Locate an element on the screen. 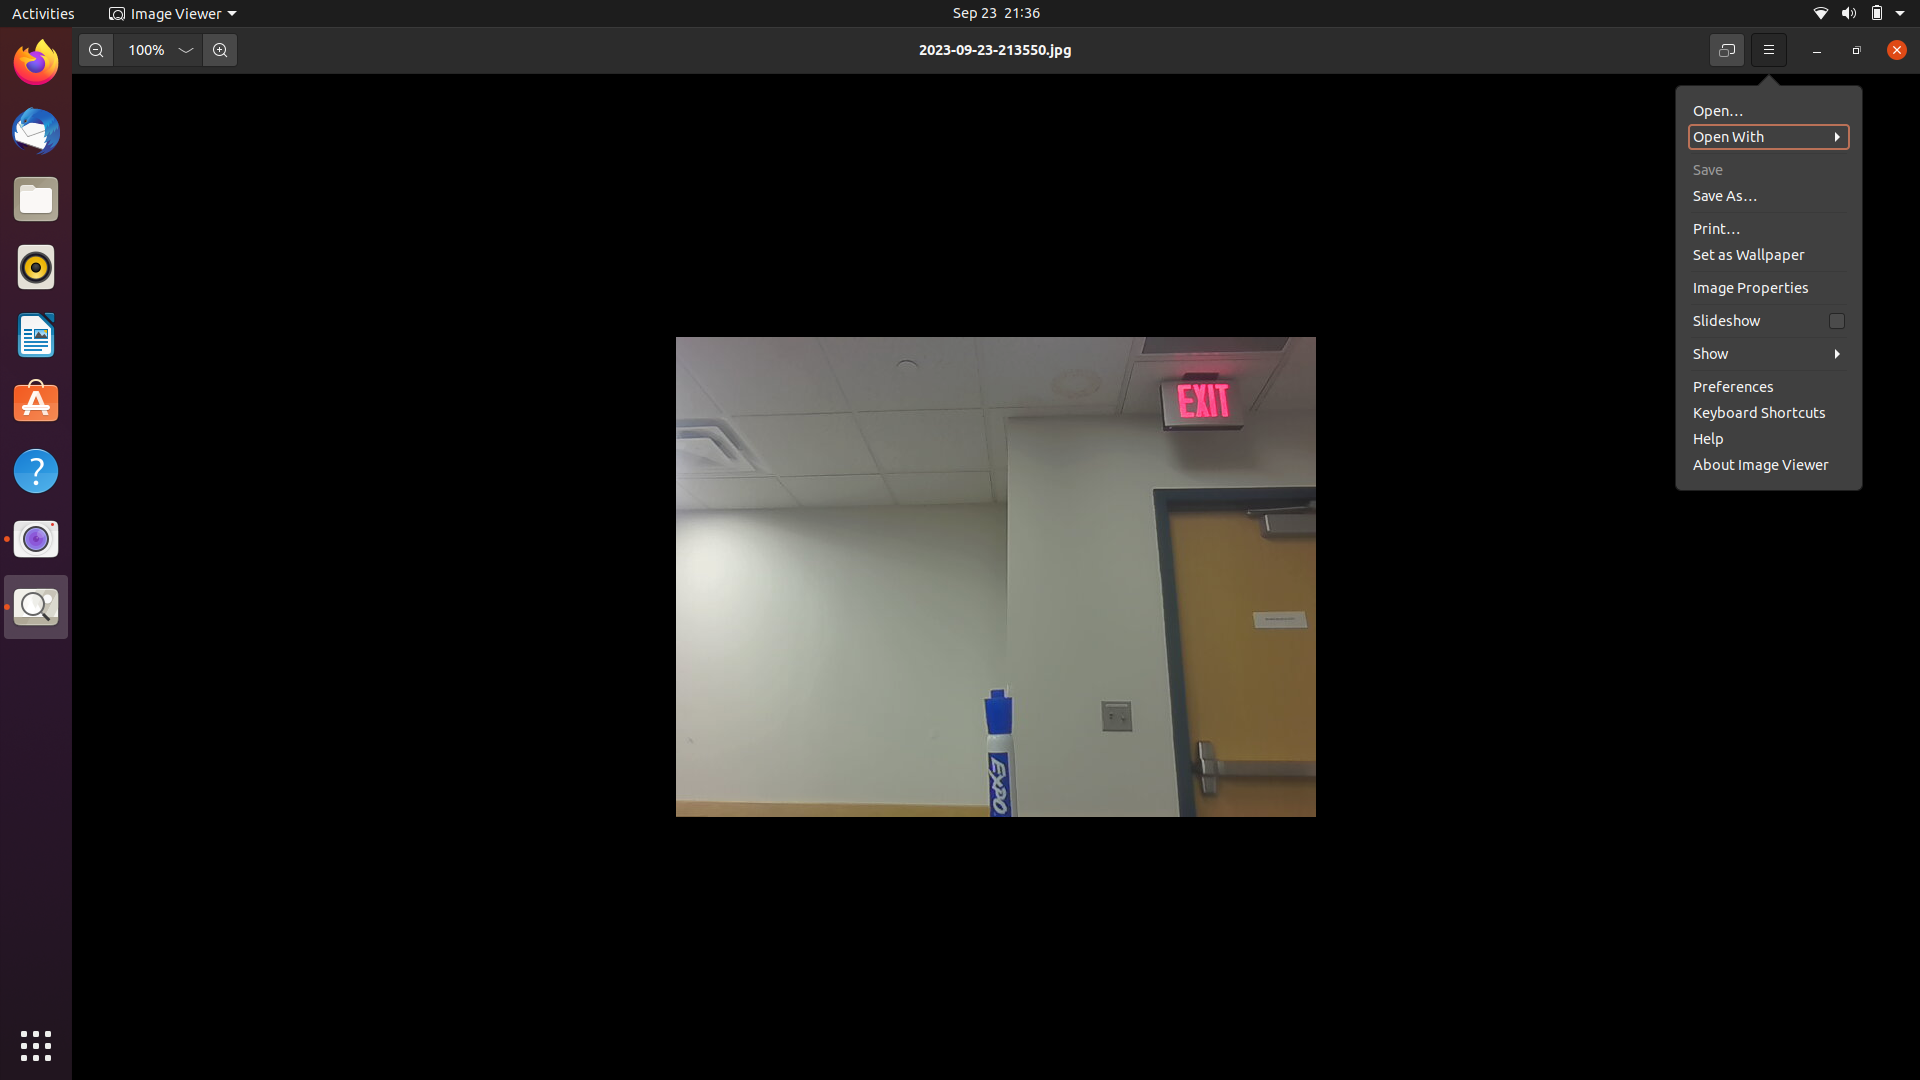 The width and height of the screenshot is (1920, 1080). the about page for the image viewer is located at coordinates (1761, 384).